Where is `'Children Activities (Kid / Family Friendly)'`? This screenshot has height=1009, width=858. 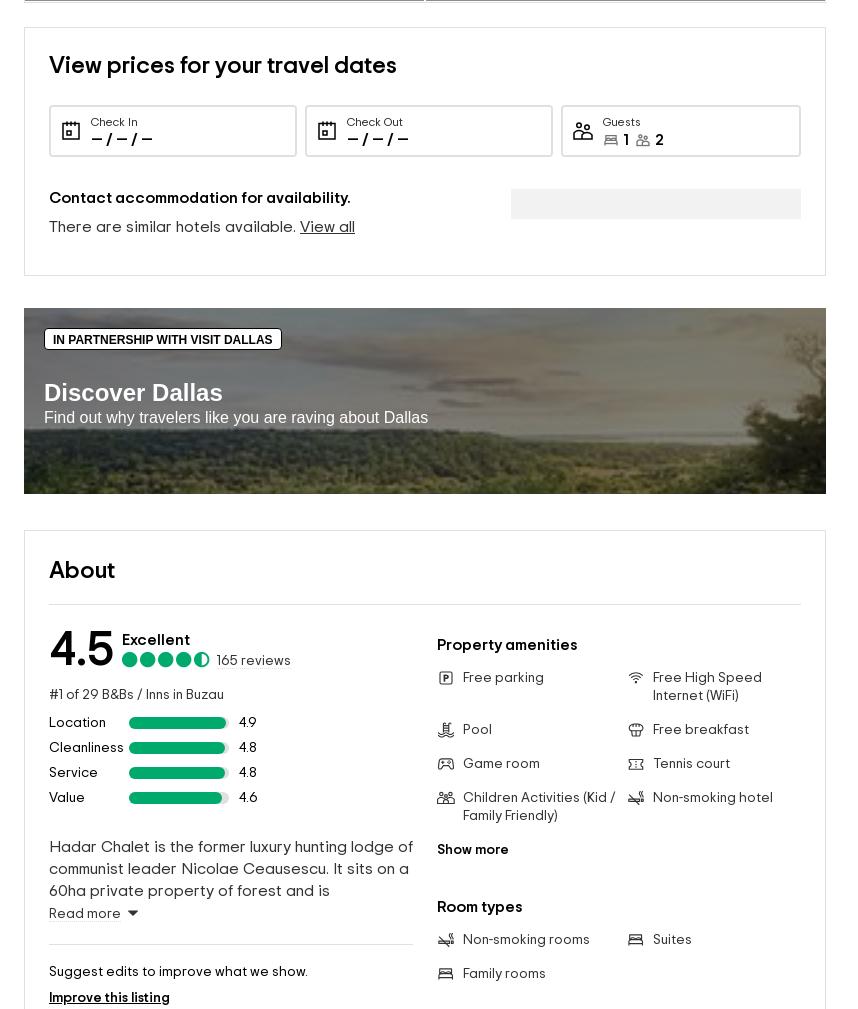 'Children Activities (Kid / Family Friendly)' is located at coordinates (539, 775).